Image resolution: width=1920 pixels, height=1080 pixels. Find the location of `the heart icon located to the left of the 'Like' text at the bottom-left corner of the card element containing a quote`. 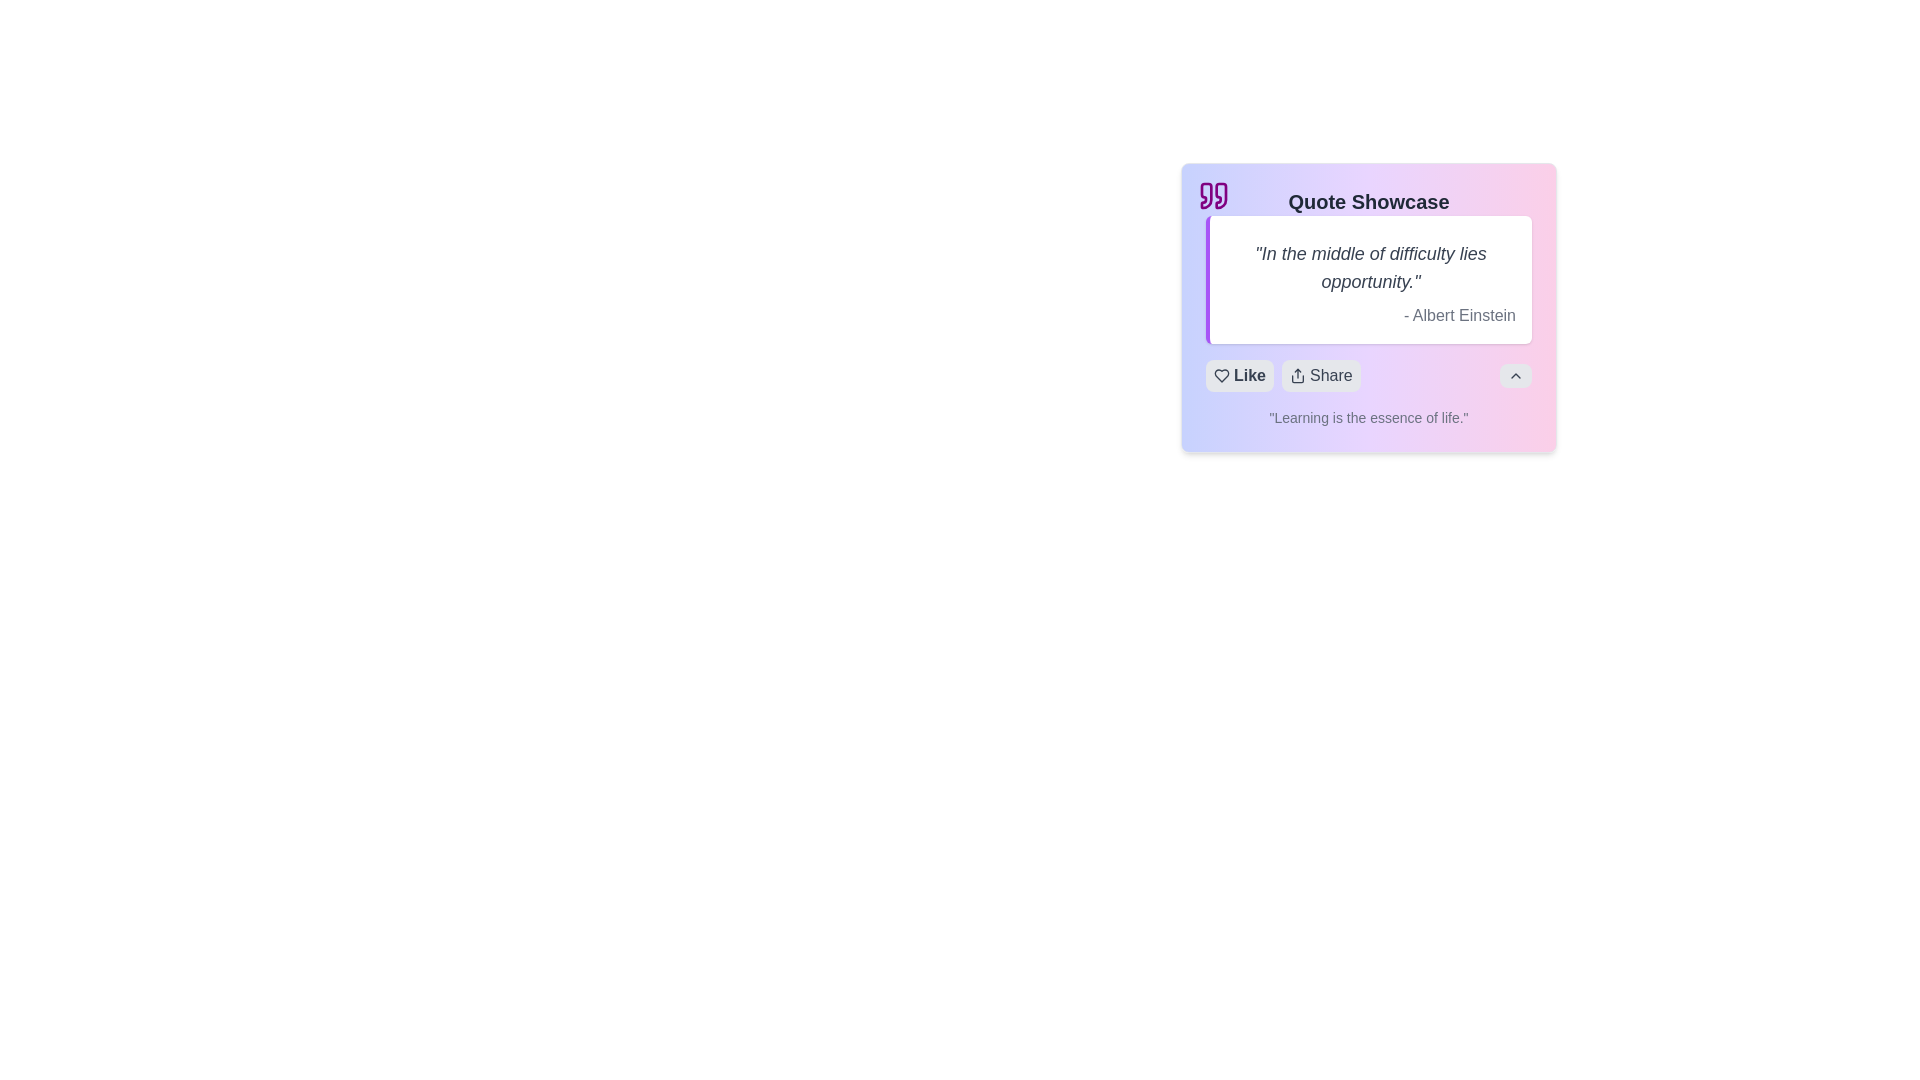

the heart icon located to the left of the 'Like' text at the bottom-left corner of the card element containing a quote is located at coordinates (1221, 375).